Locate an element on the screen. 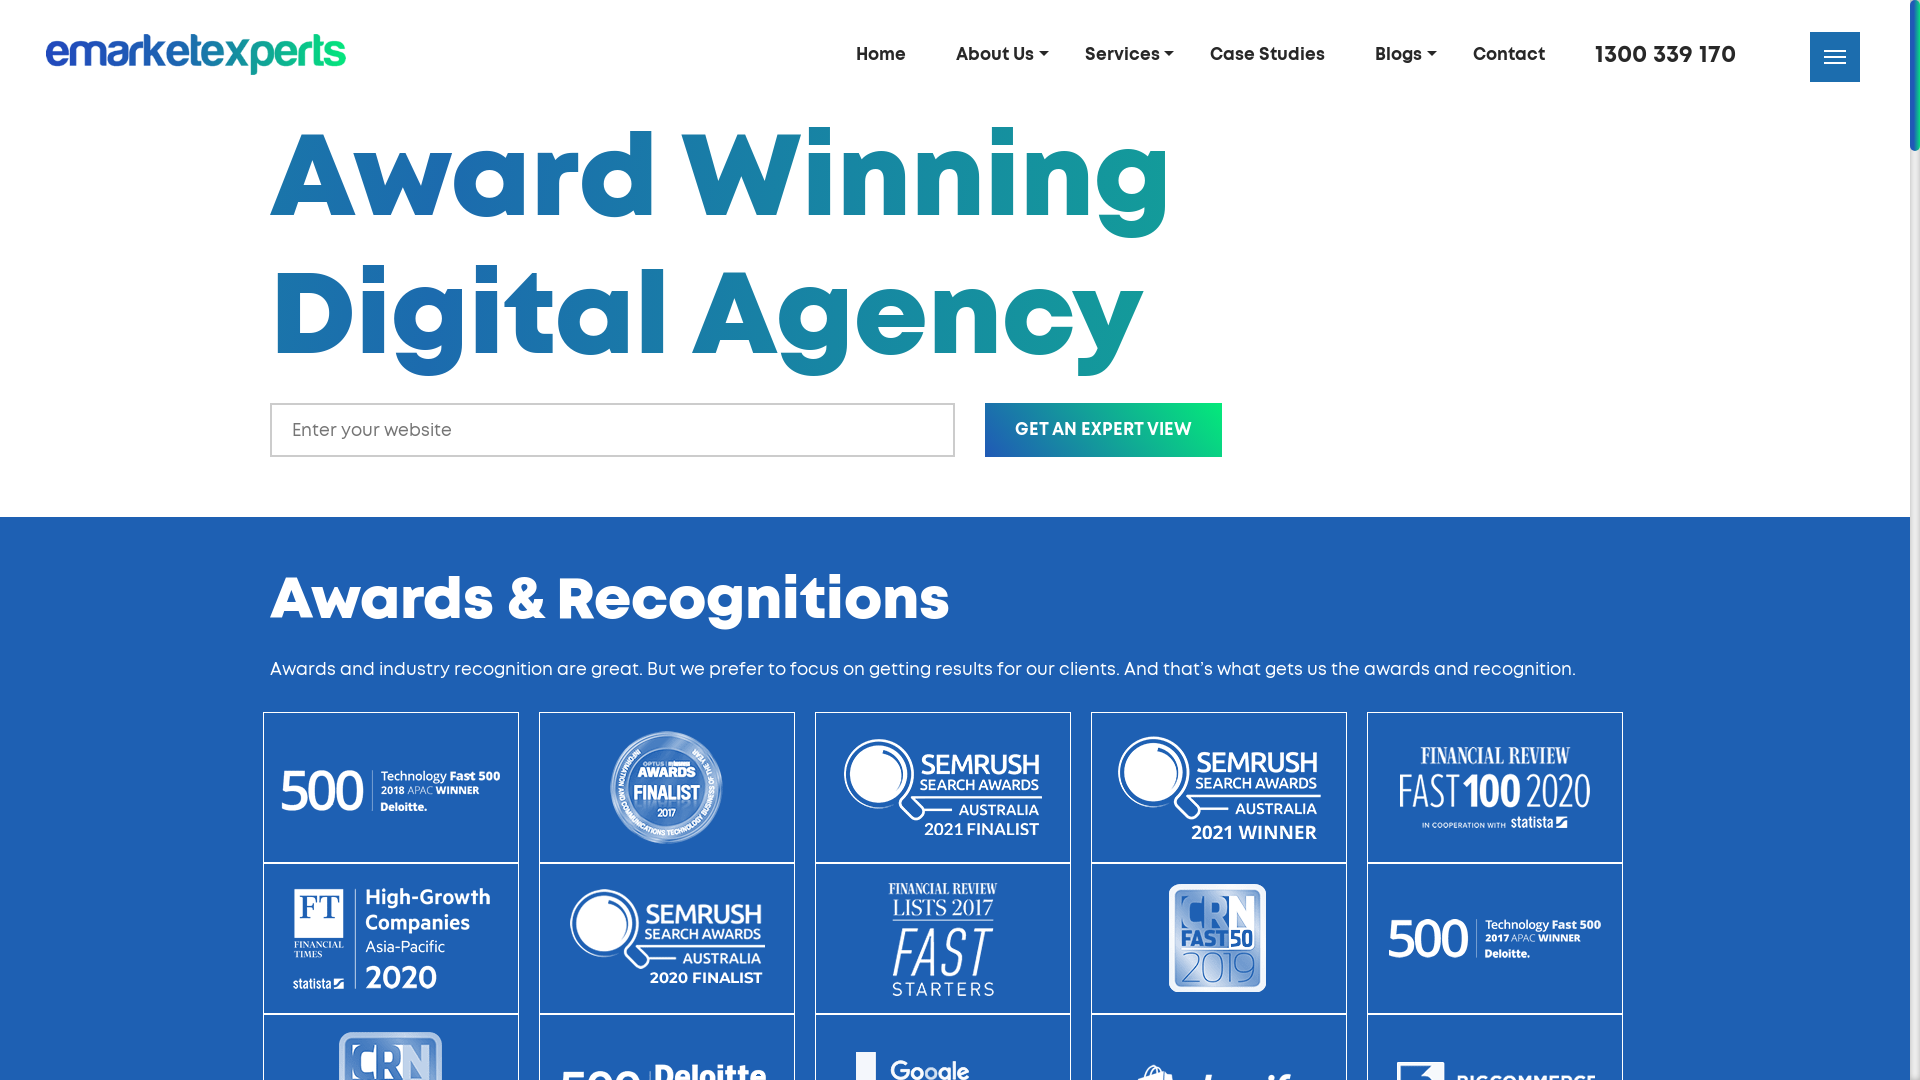  'Blogs' is located at coordinates (1404, 53).